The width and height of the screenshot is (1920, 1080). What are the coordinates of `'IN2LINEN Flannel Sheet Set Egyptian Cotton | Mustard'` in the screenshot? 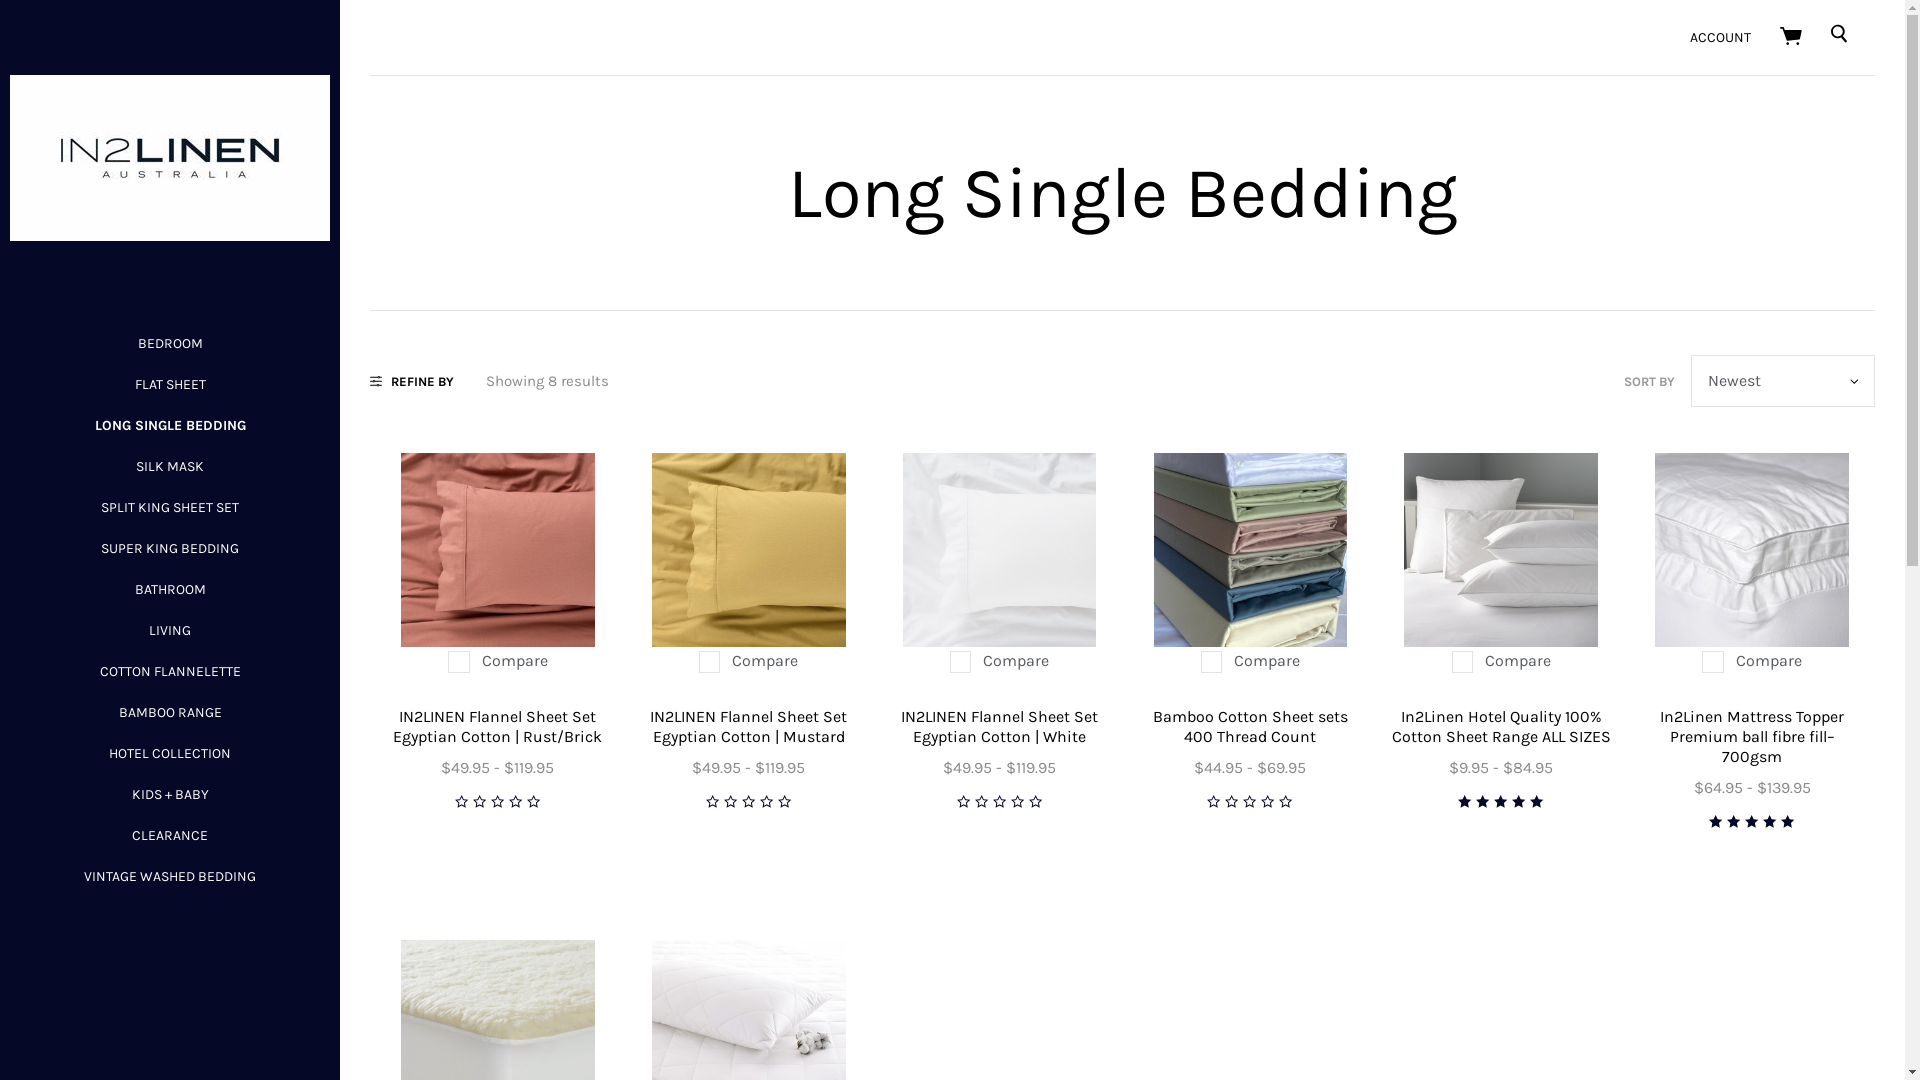 It's located at (747, 550).